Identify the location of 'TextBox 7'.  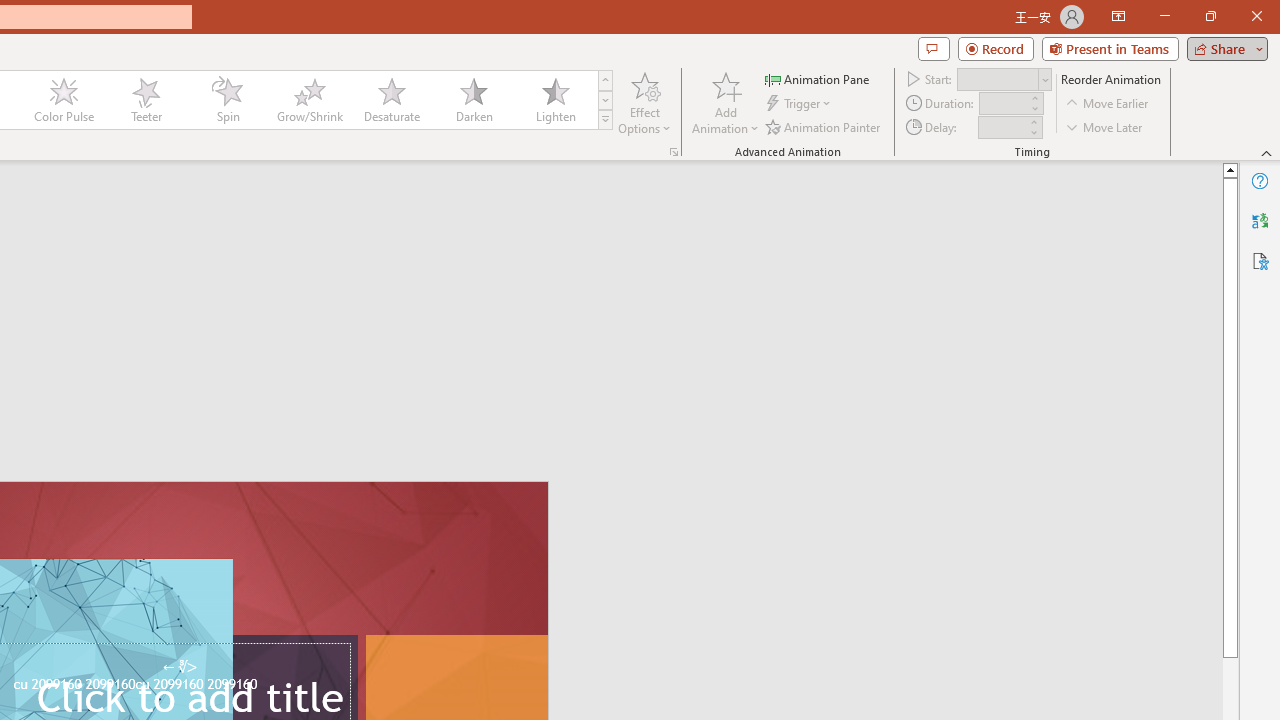
(179, 667).